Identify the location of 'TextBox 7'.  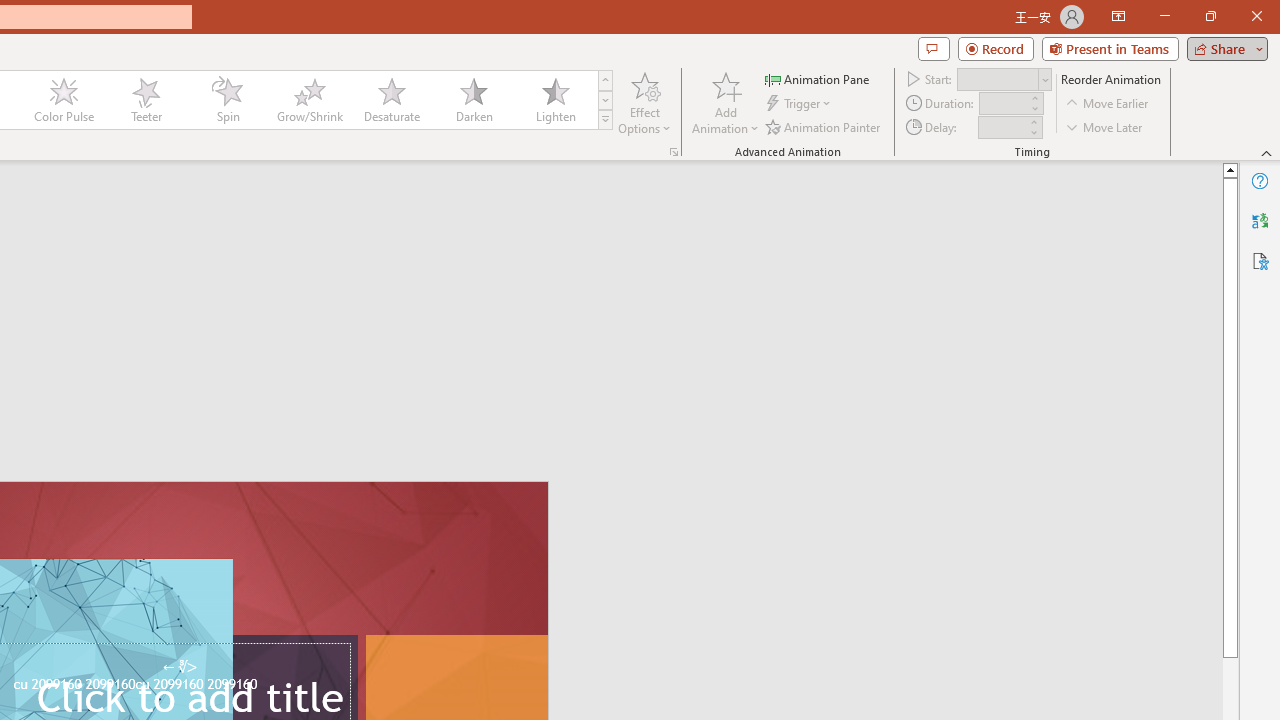
(179, 667).